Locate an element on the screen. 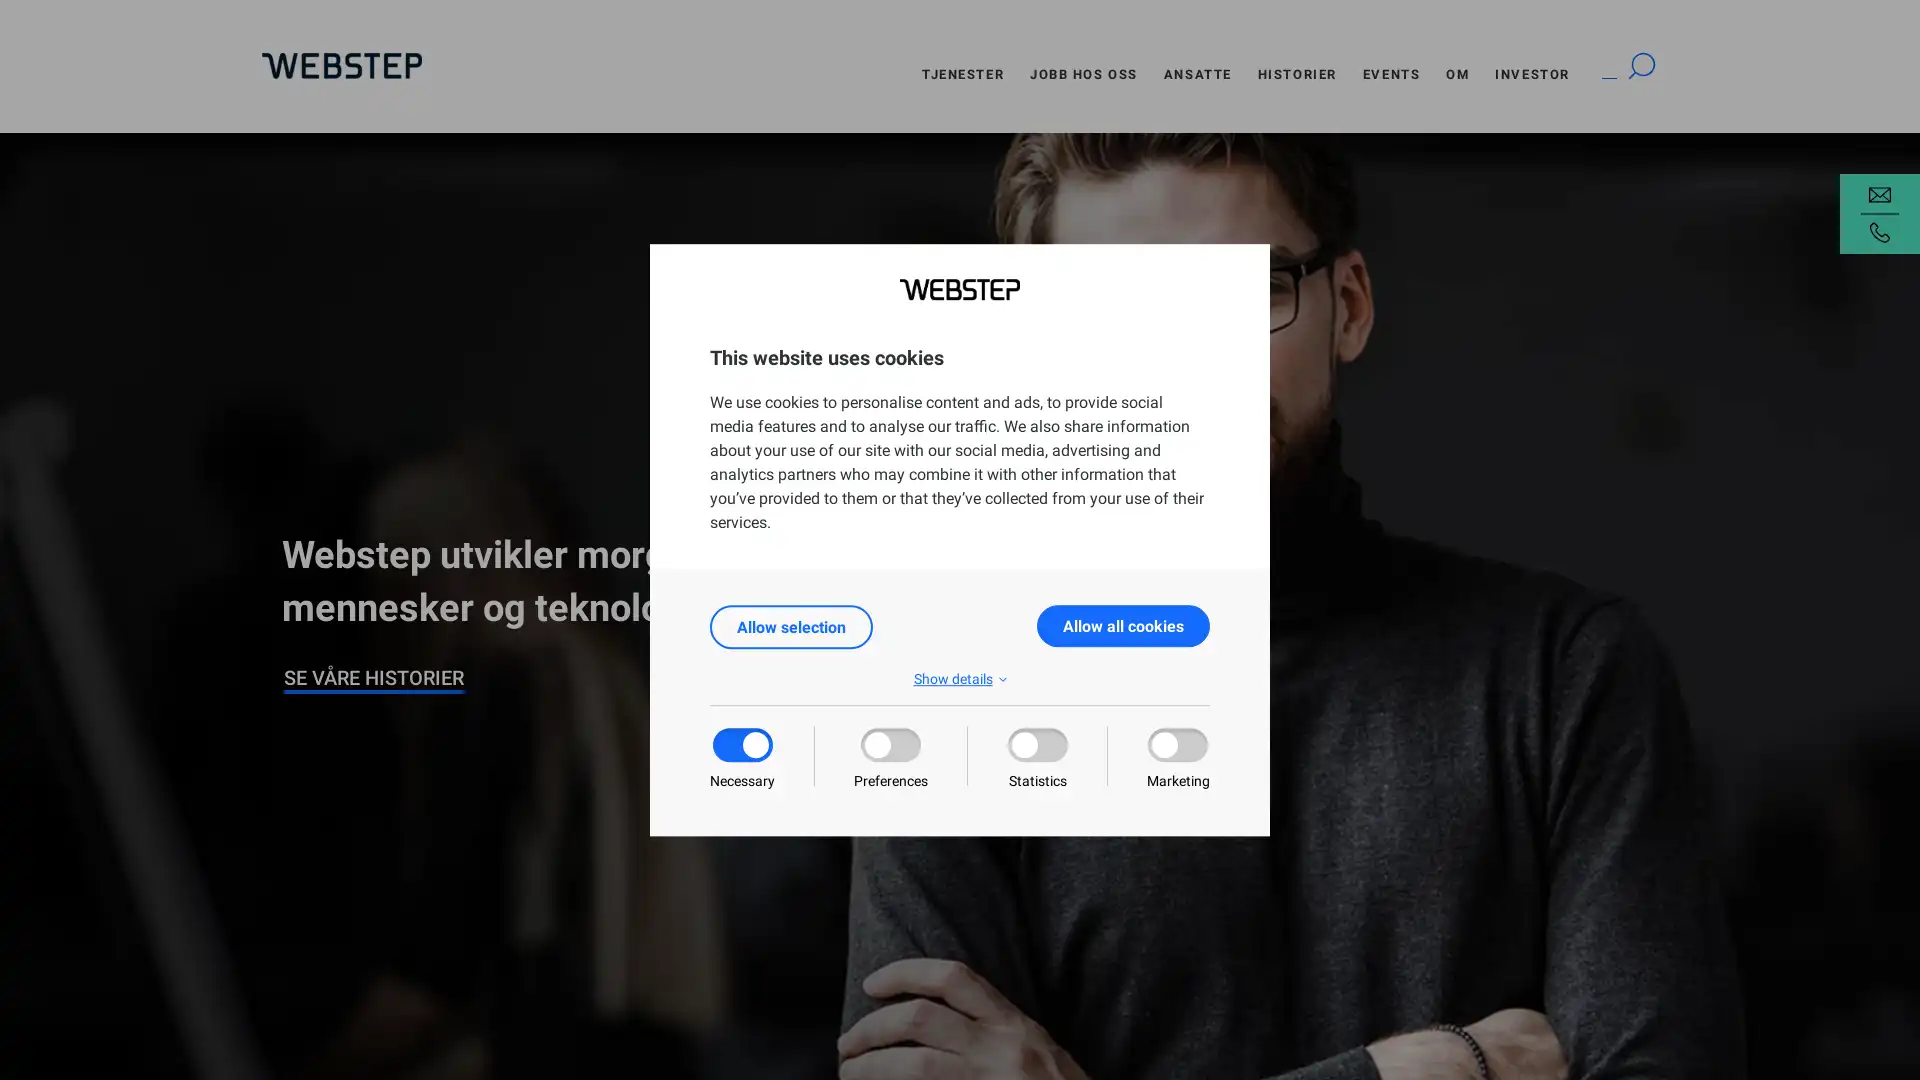  Allow all cookies is located at coordinates (1123, 624).